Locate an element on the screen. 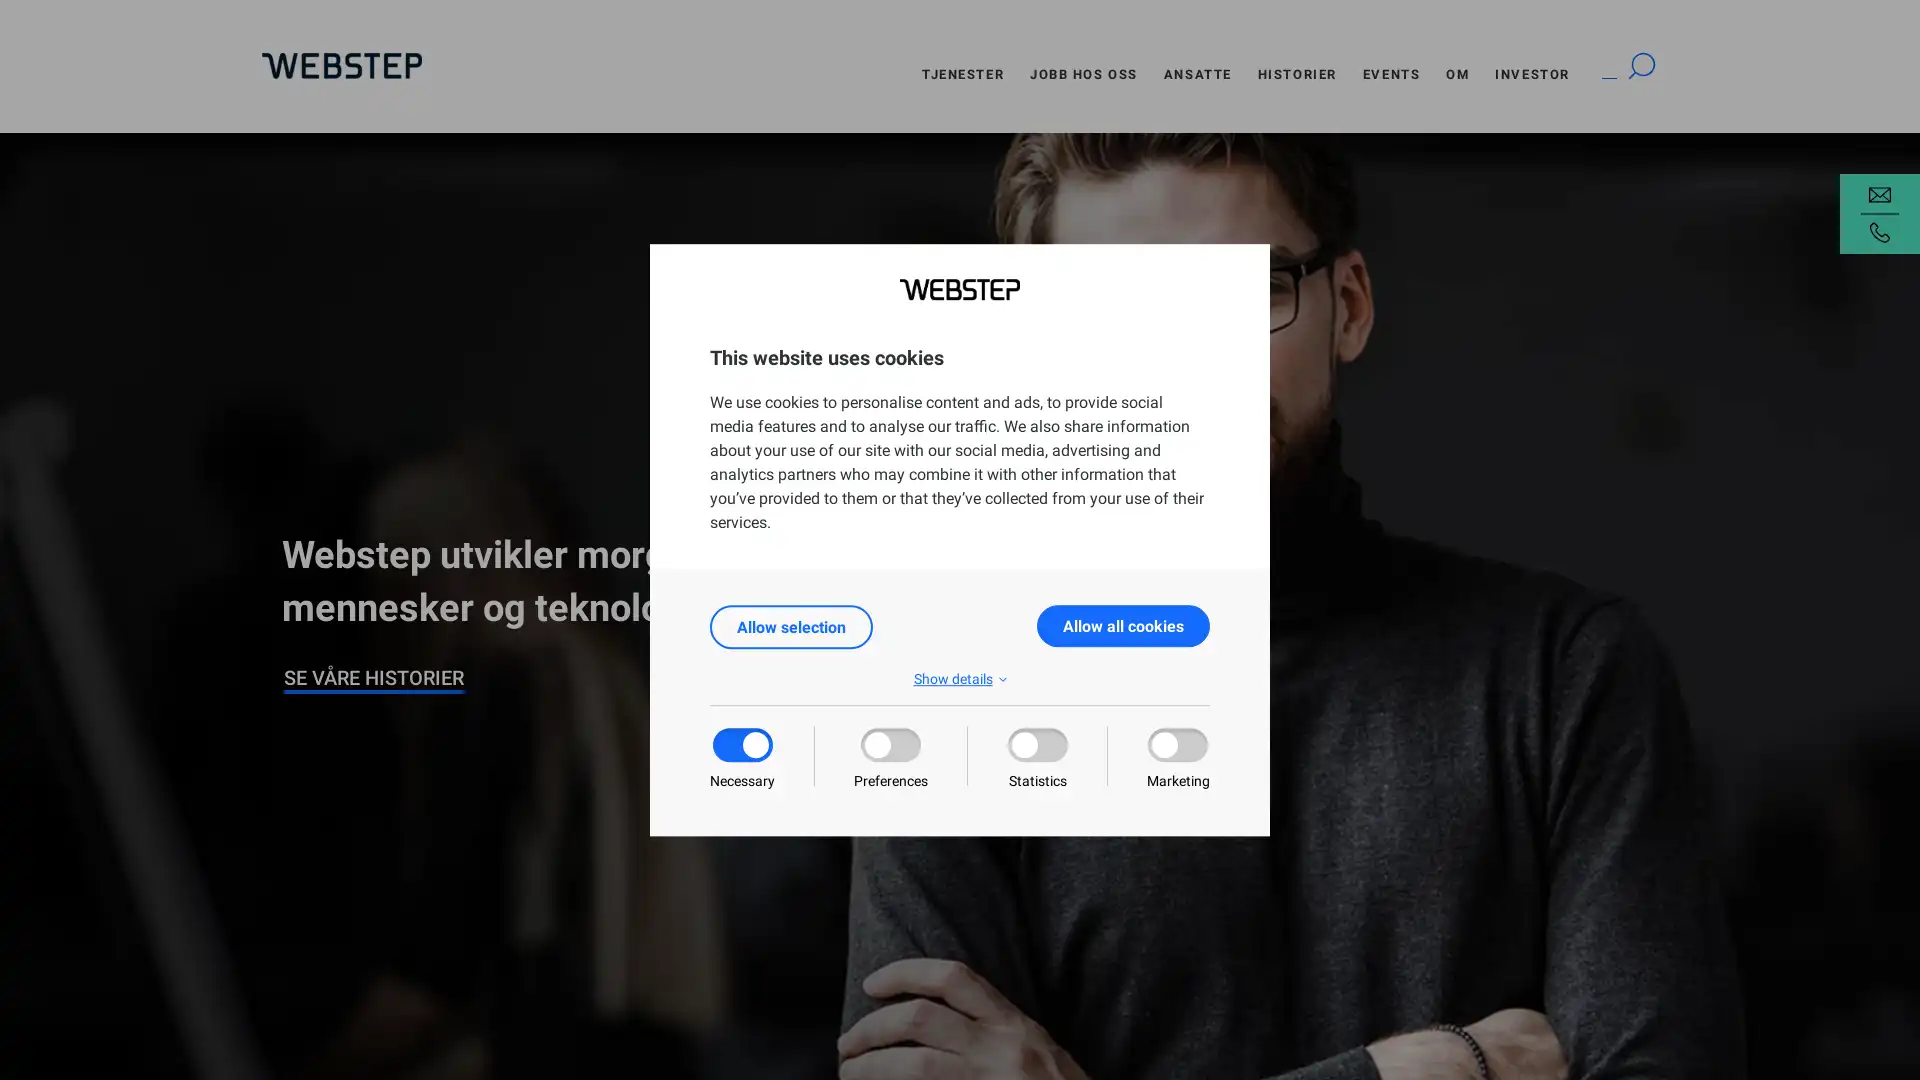  Allow all cookies is located at coordinates (1123, 624).